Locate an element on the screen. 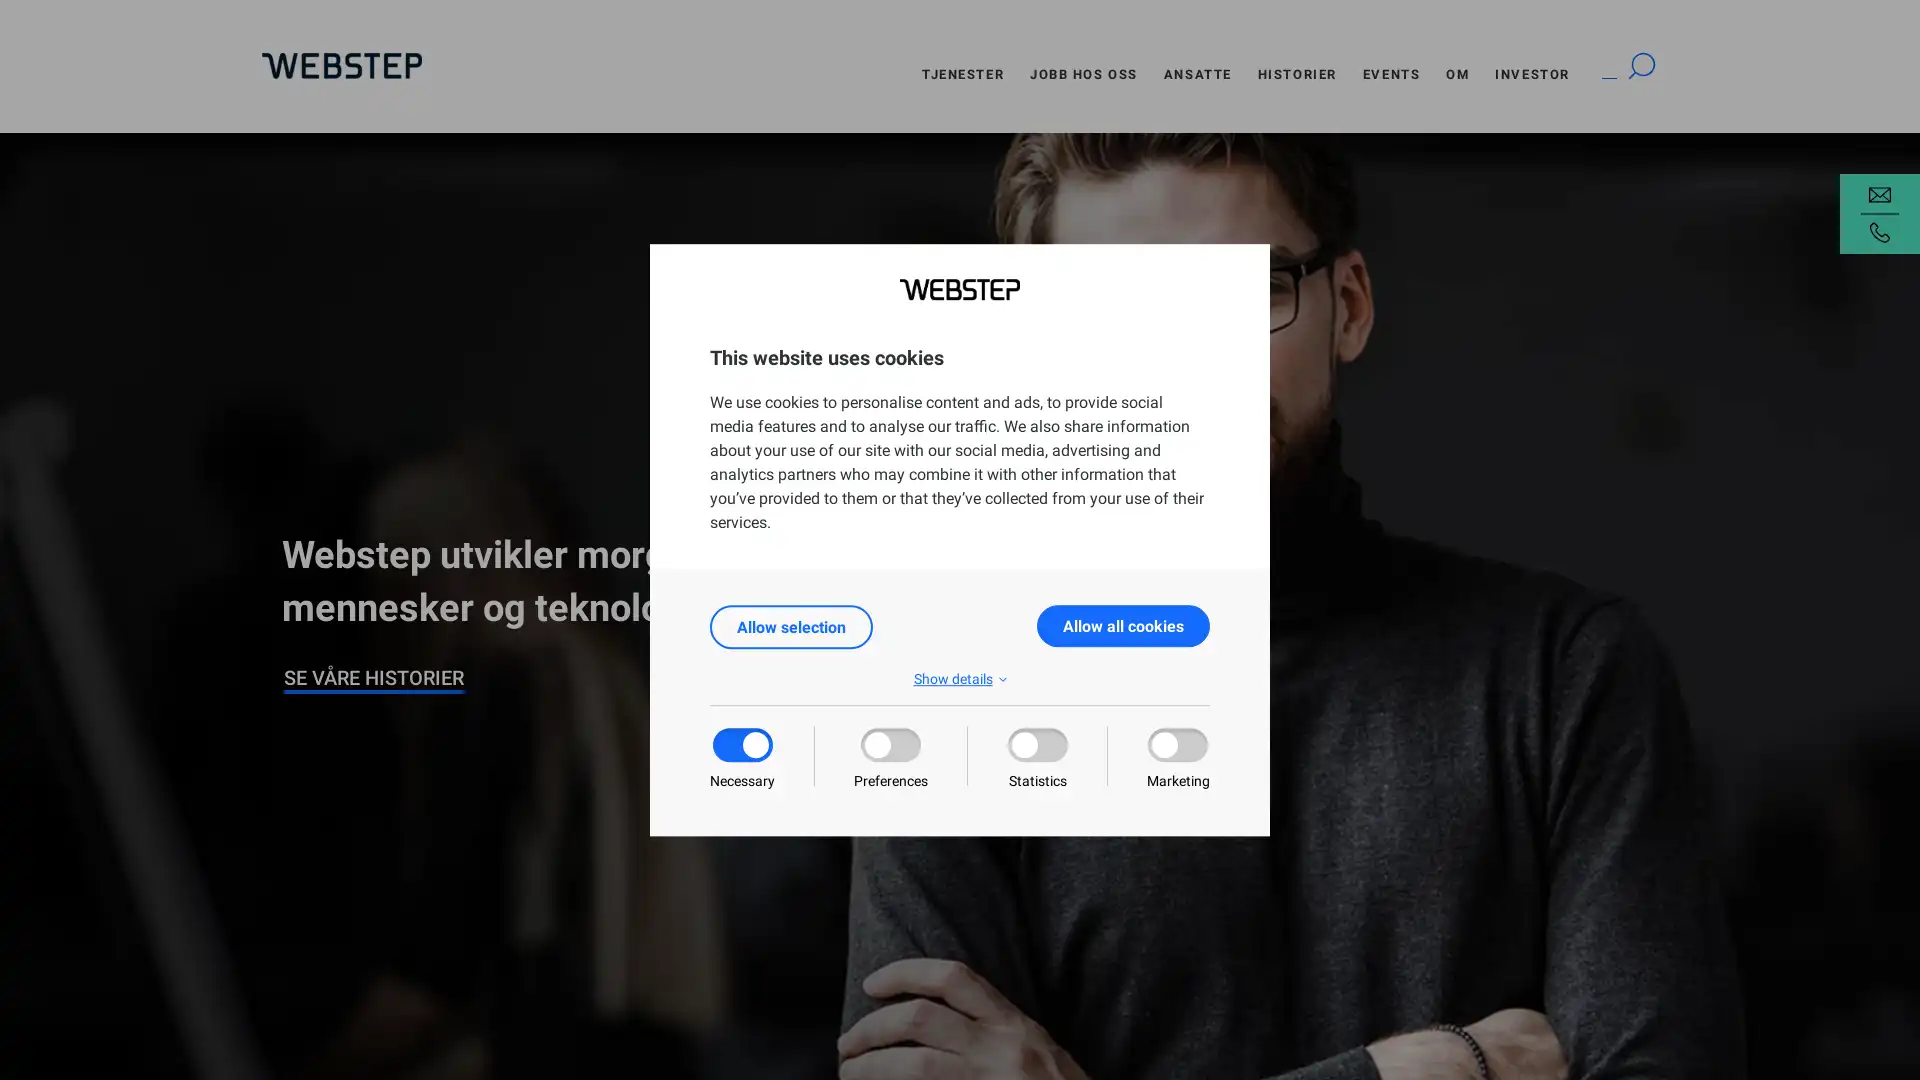  Allow all cookies is located at coordinates (1123, 624).